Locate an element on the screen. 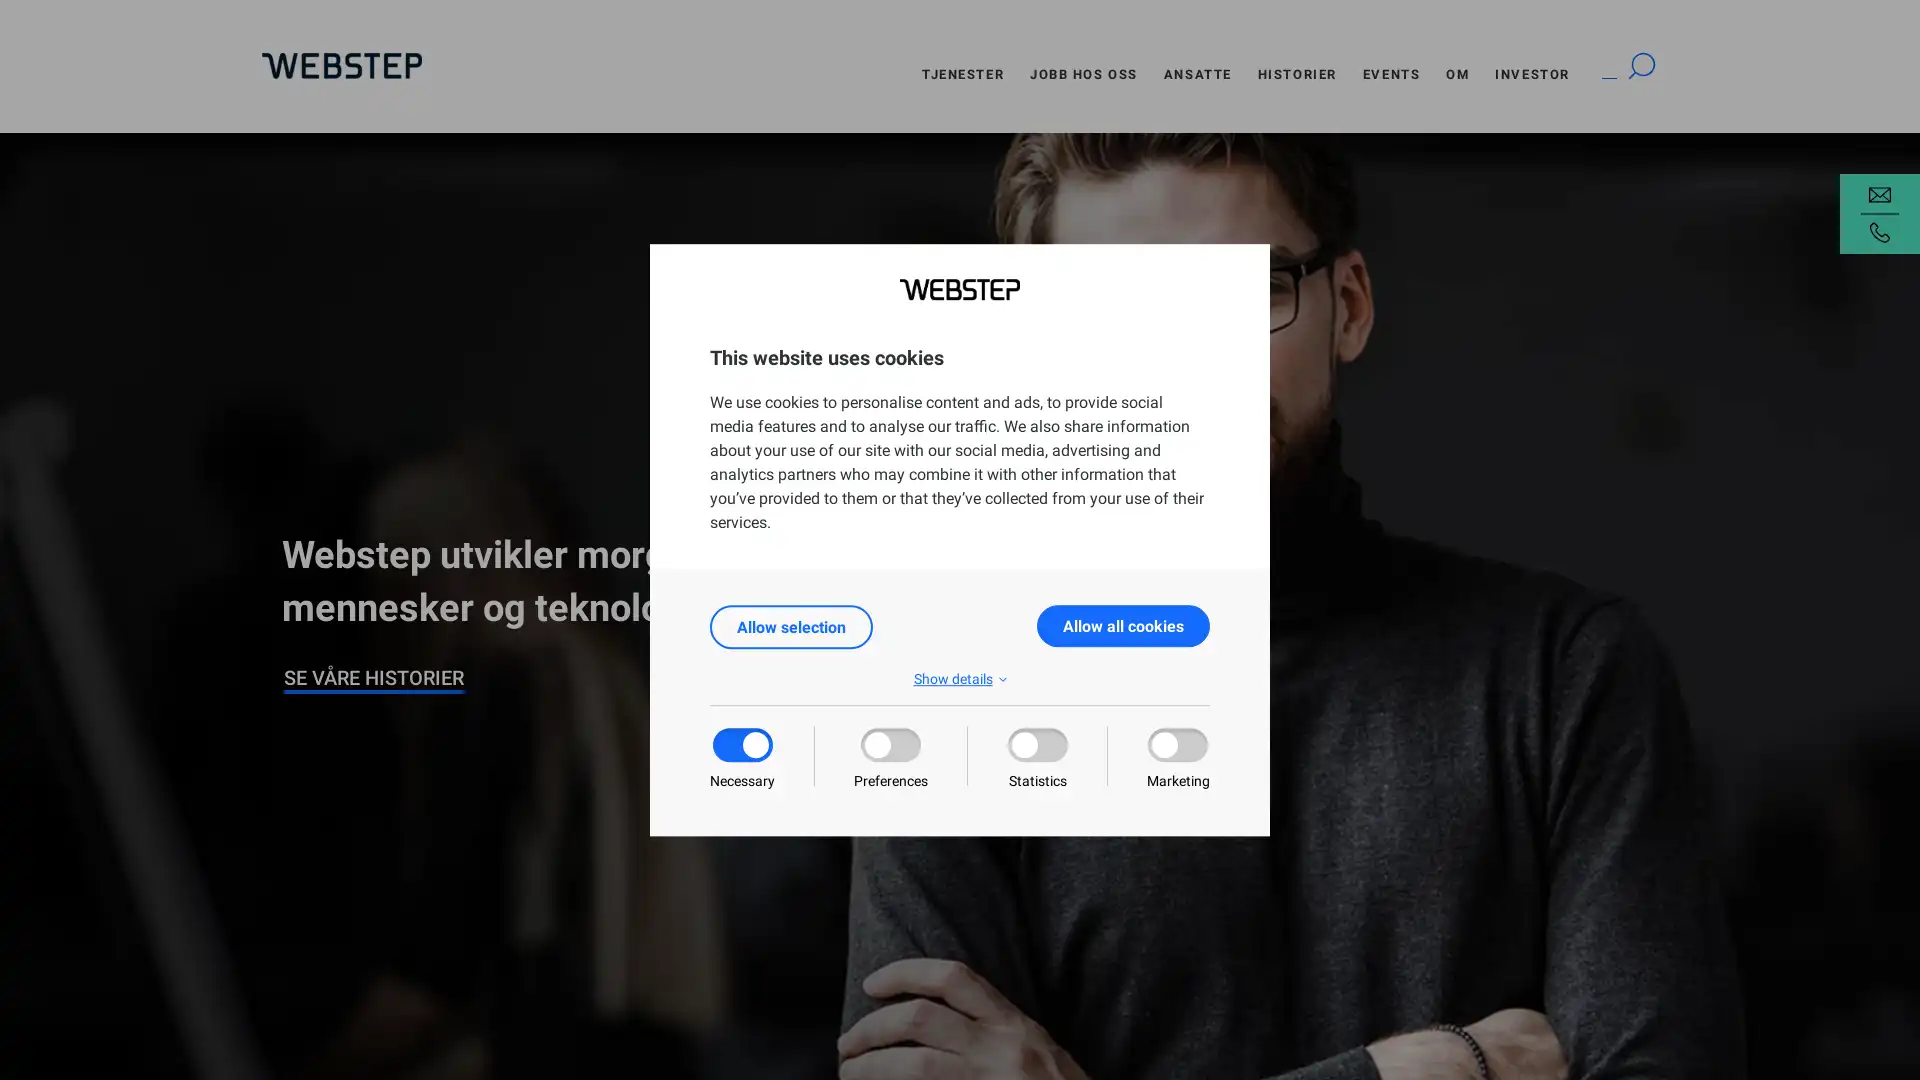  Allow all cookies is located at coordinates (1123, 624).